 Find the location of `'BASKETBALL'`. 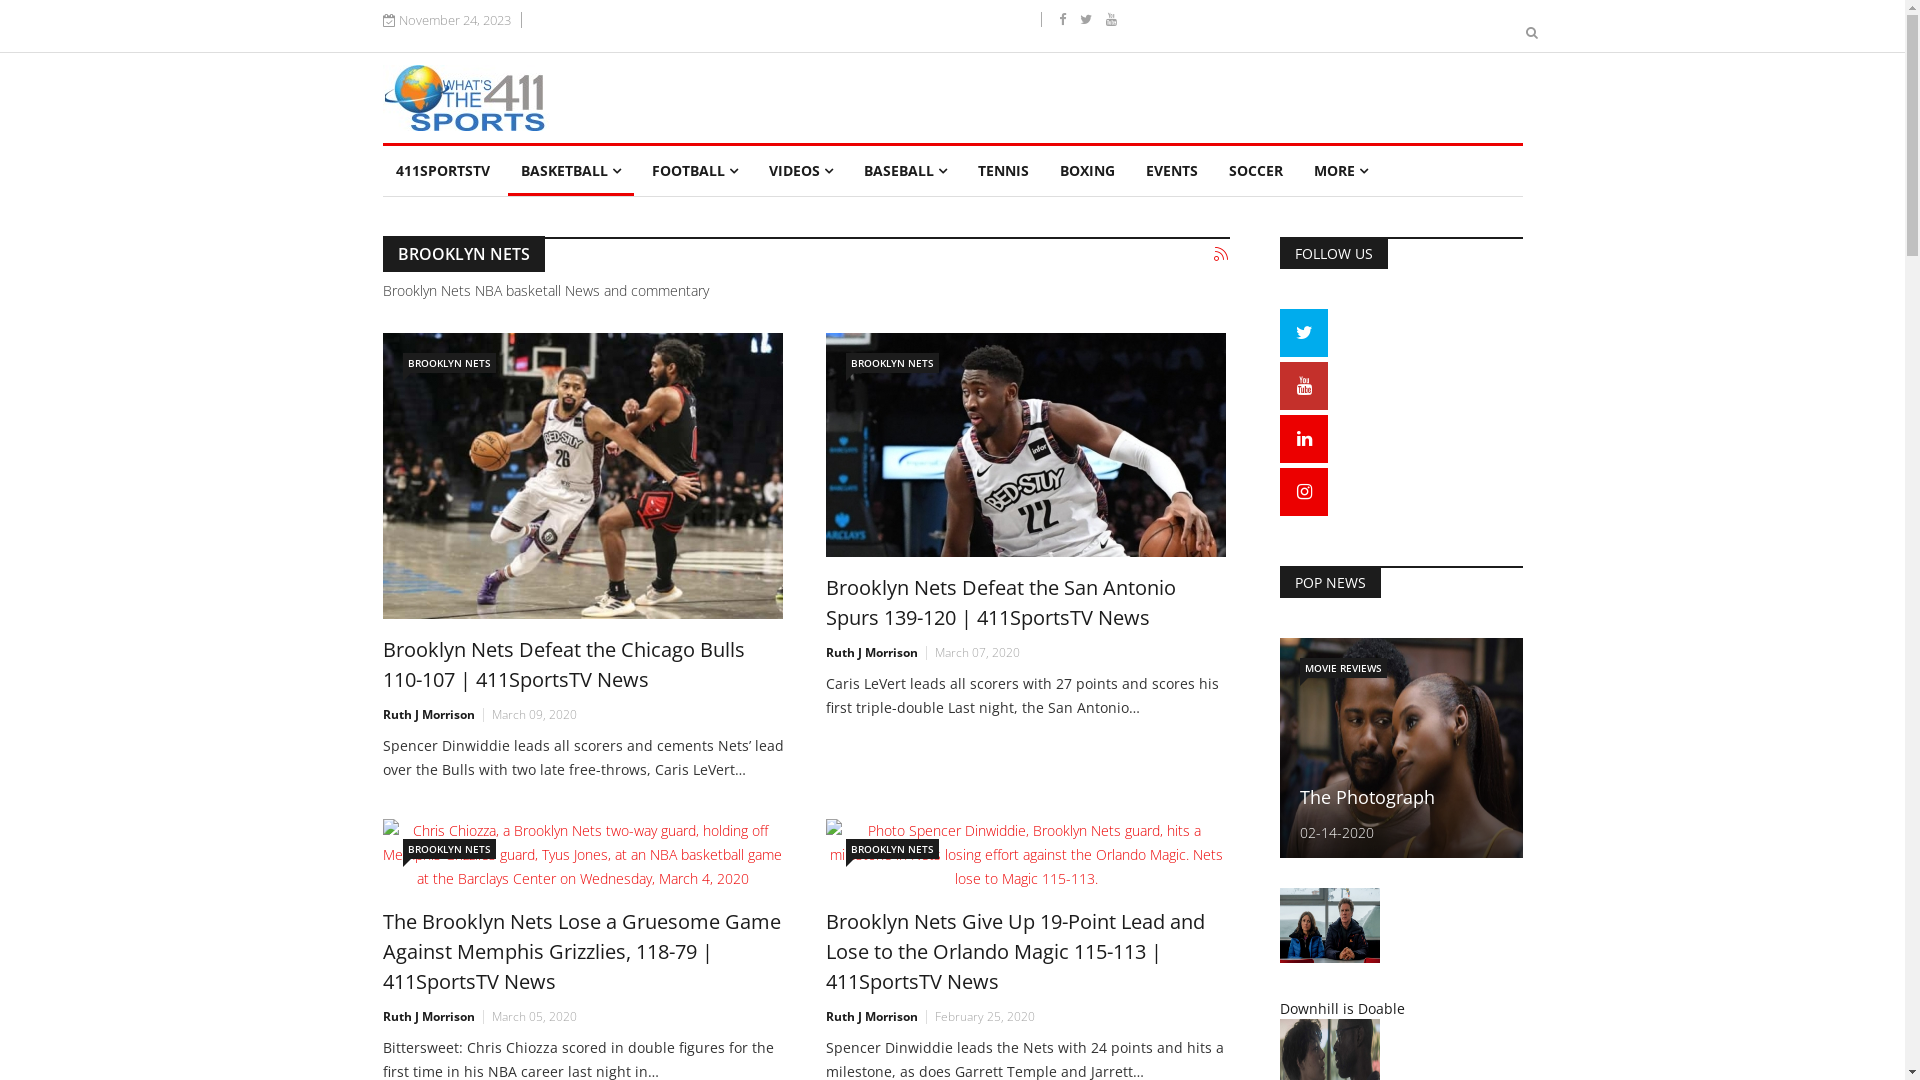

'BASKETBALL' is located at coordinates (570, 169).